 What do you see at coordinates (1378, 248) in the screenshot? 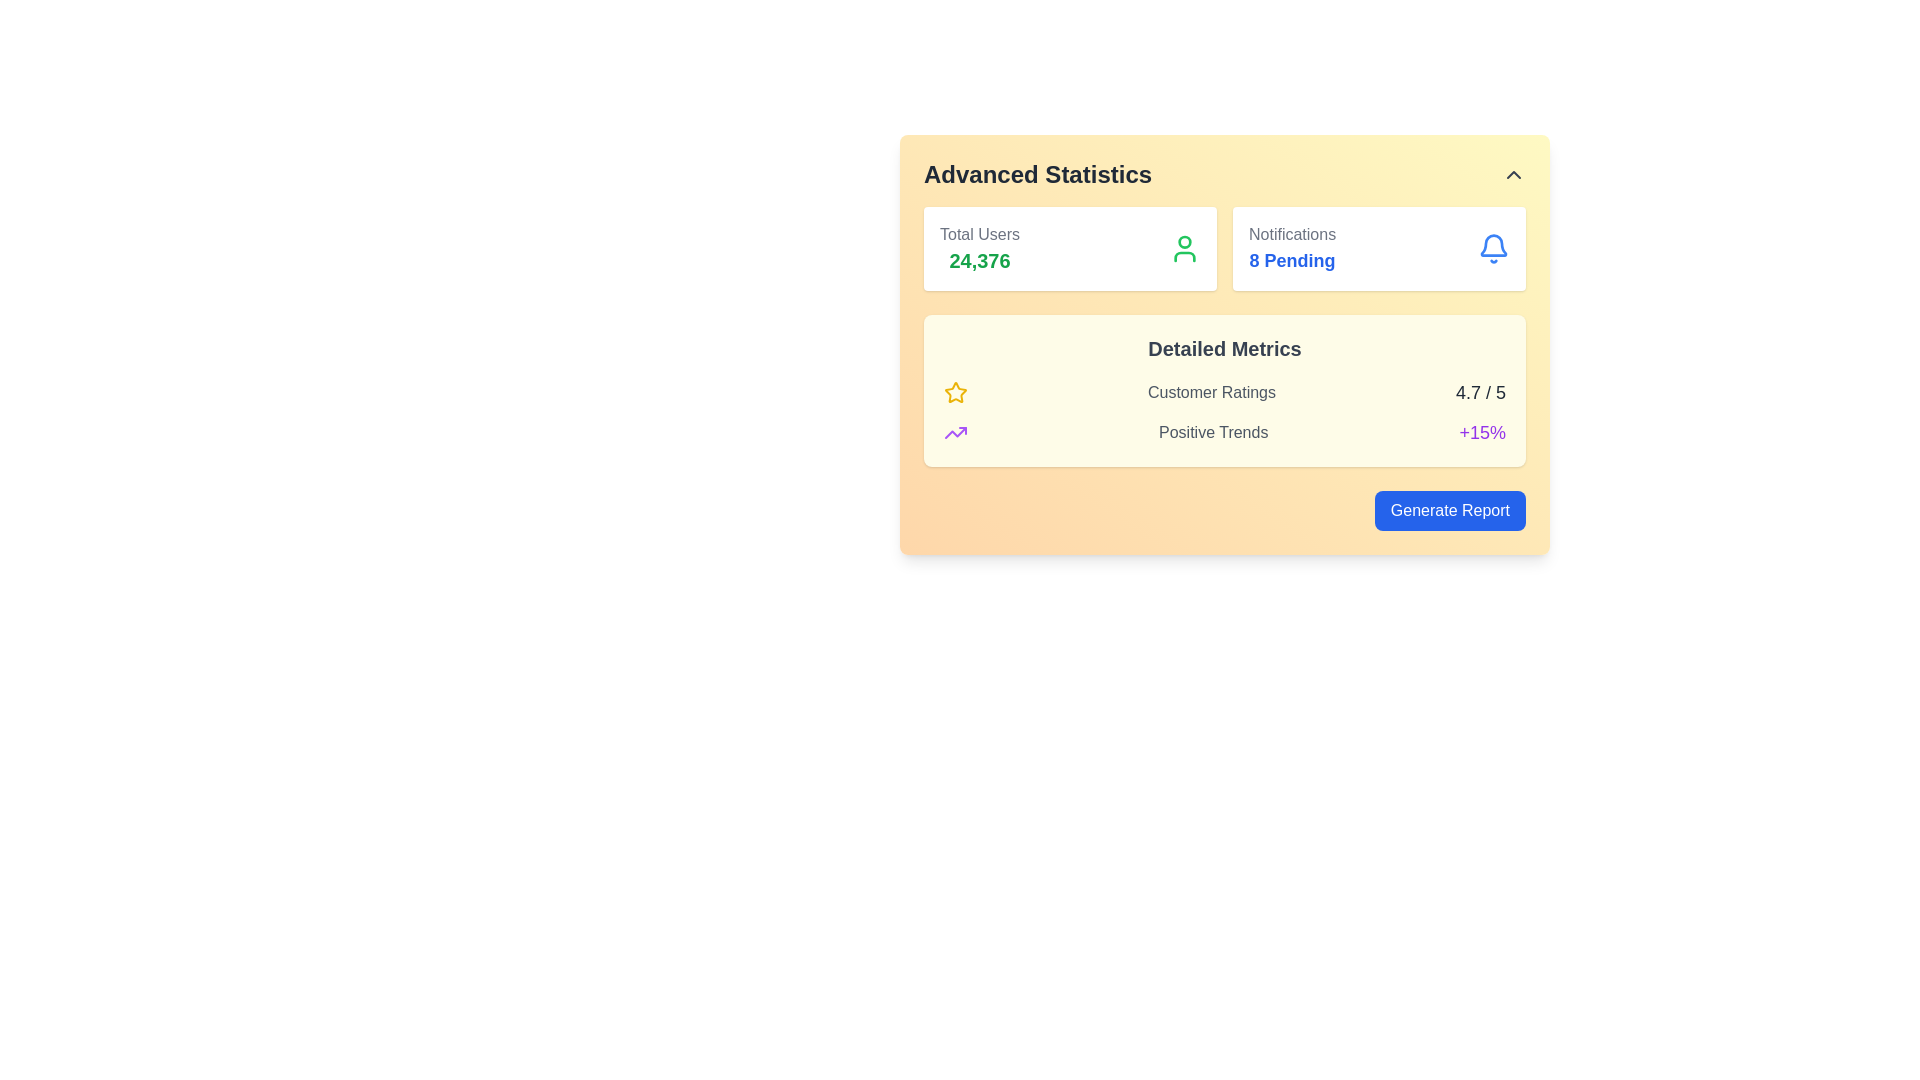
I see `the Notification summary card, which is the second card in the grid layout providing a summary of pending notifications for the user` at bounding box center [1378, 248].